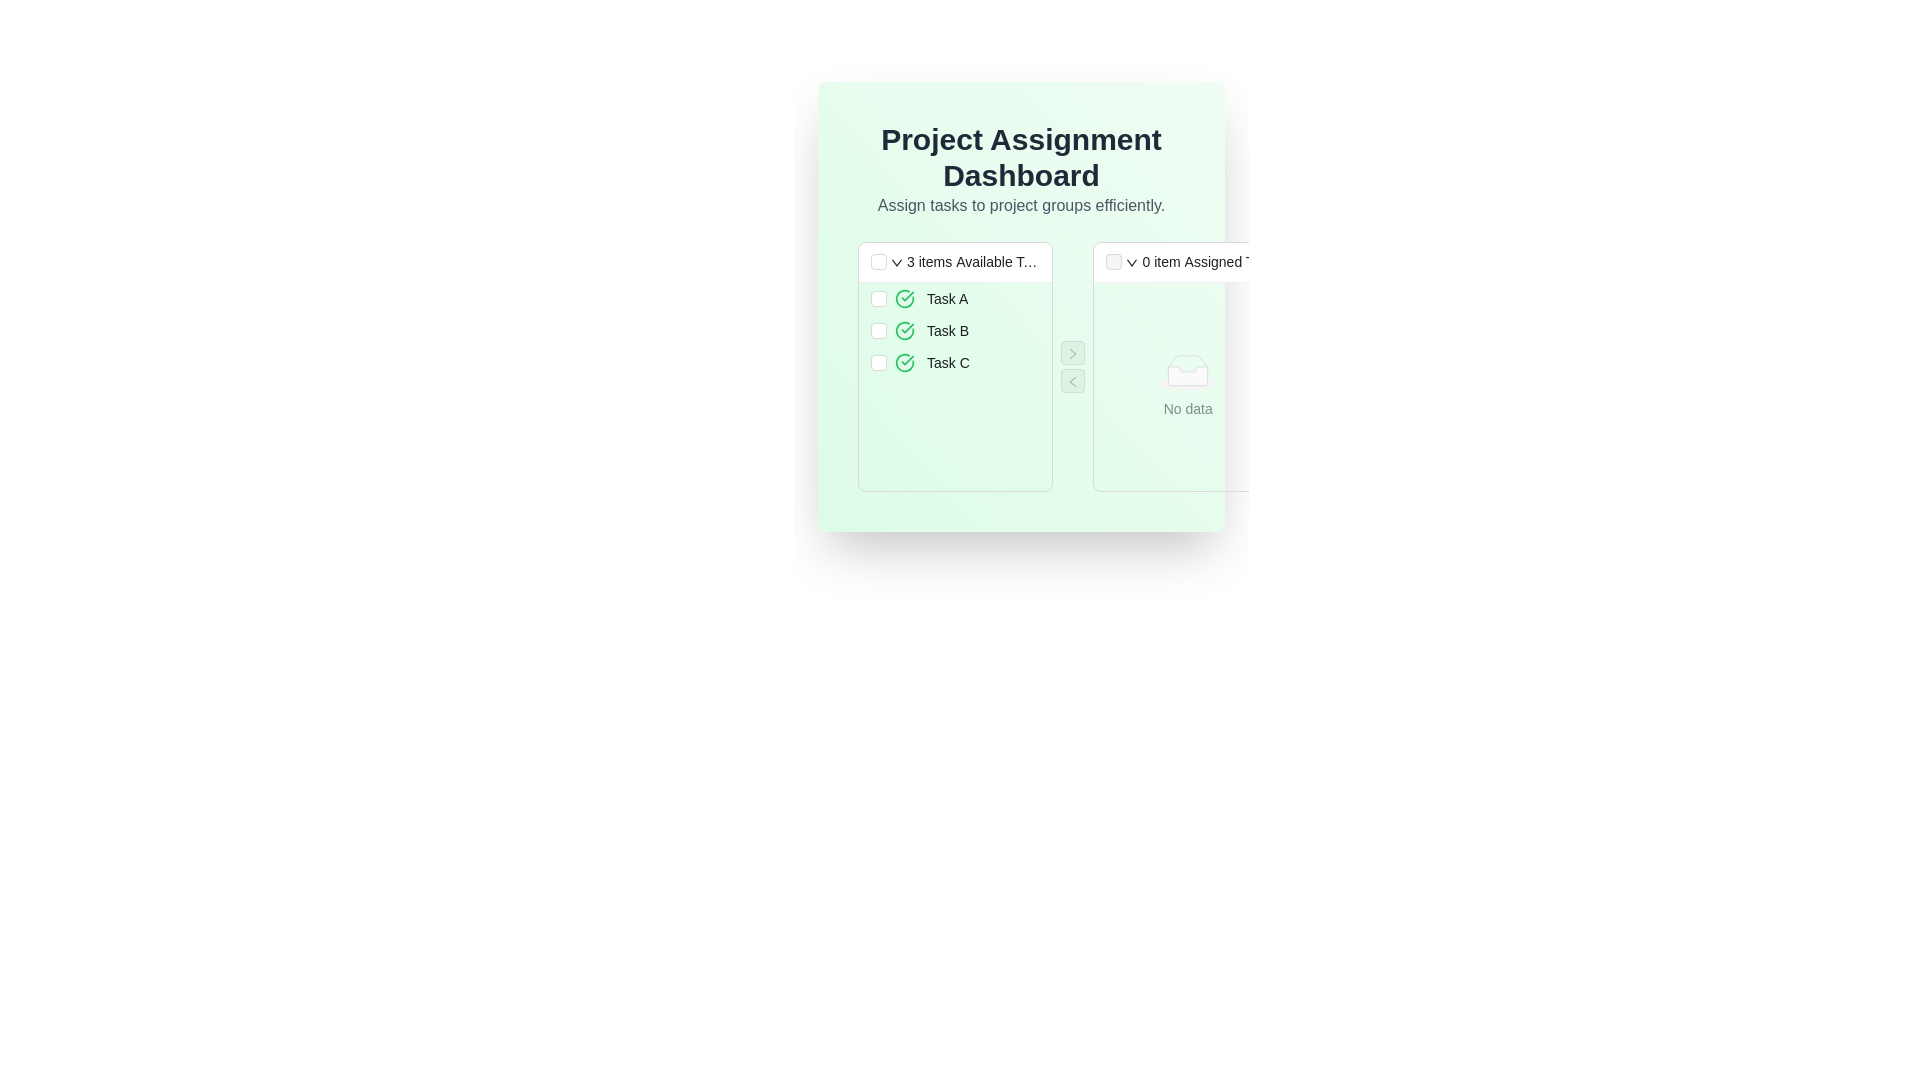 Image resolution: width=1920 pixels, height=1080 pixels. I want to click on the header section labeled '3 items' and 'Available Tasks', so click(954, 261).